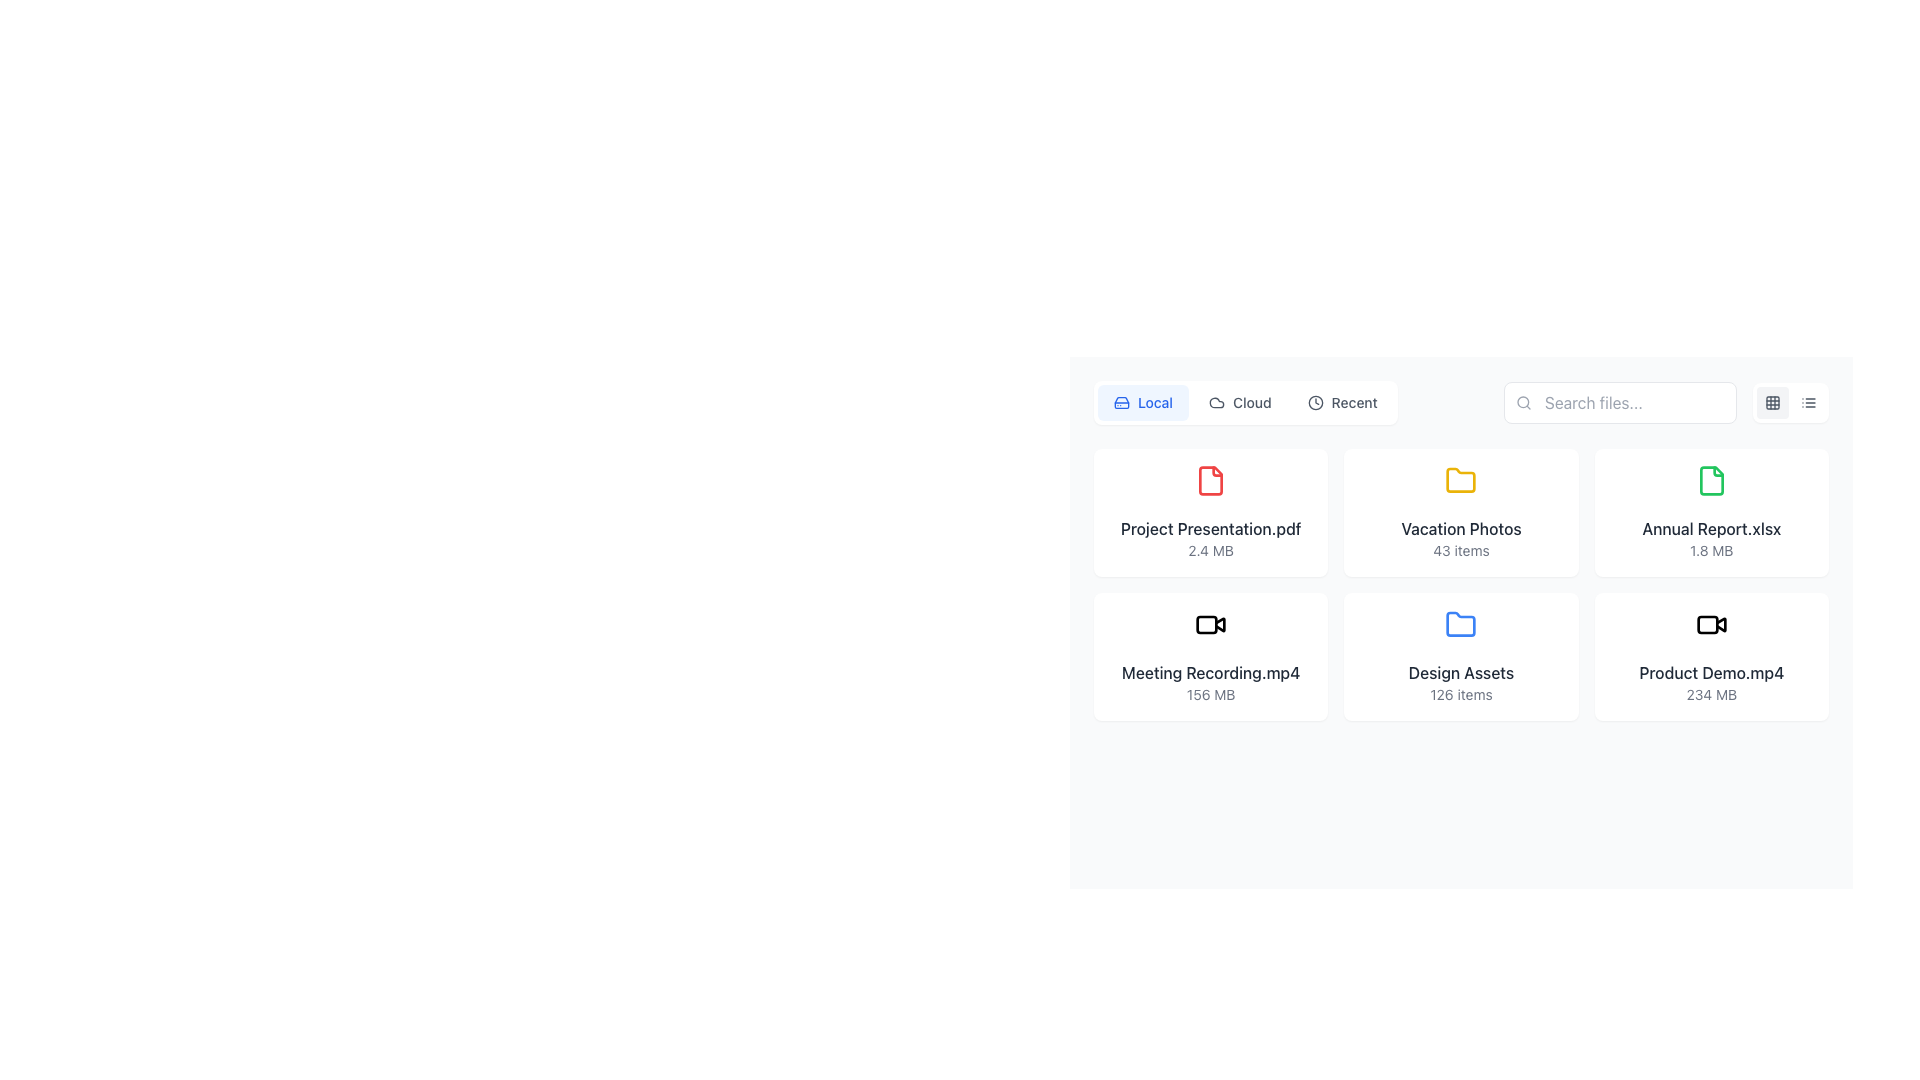 The width and height of the screenshot is (1920, 1080). I want to click on the 'Local' button, so click(1143, 402).